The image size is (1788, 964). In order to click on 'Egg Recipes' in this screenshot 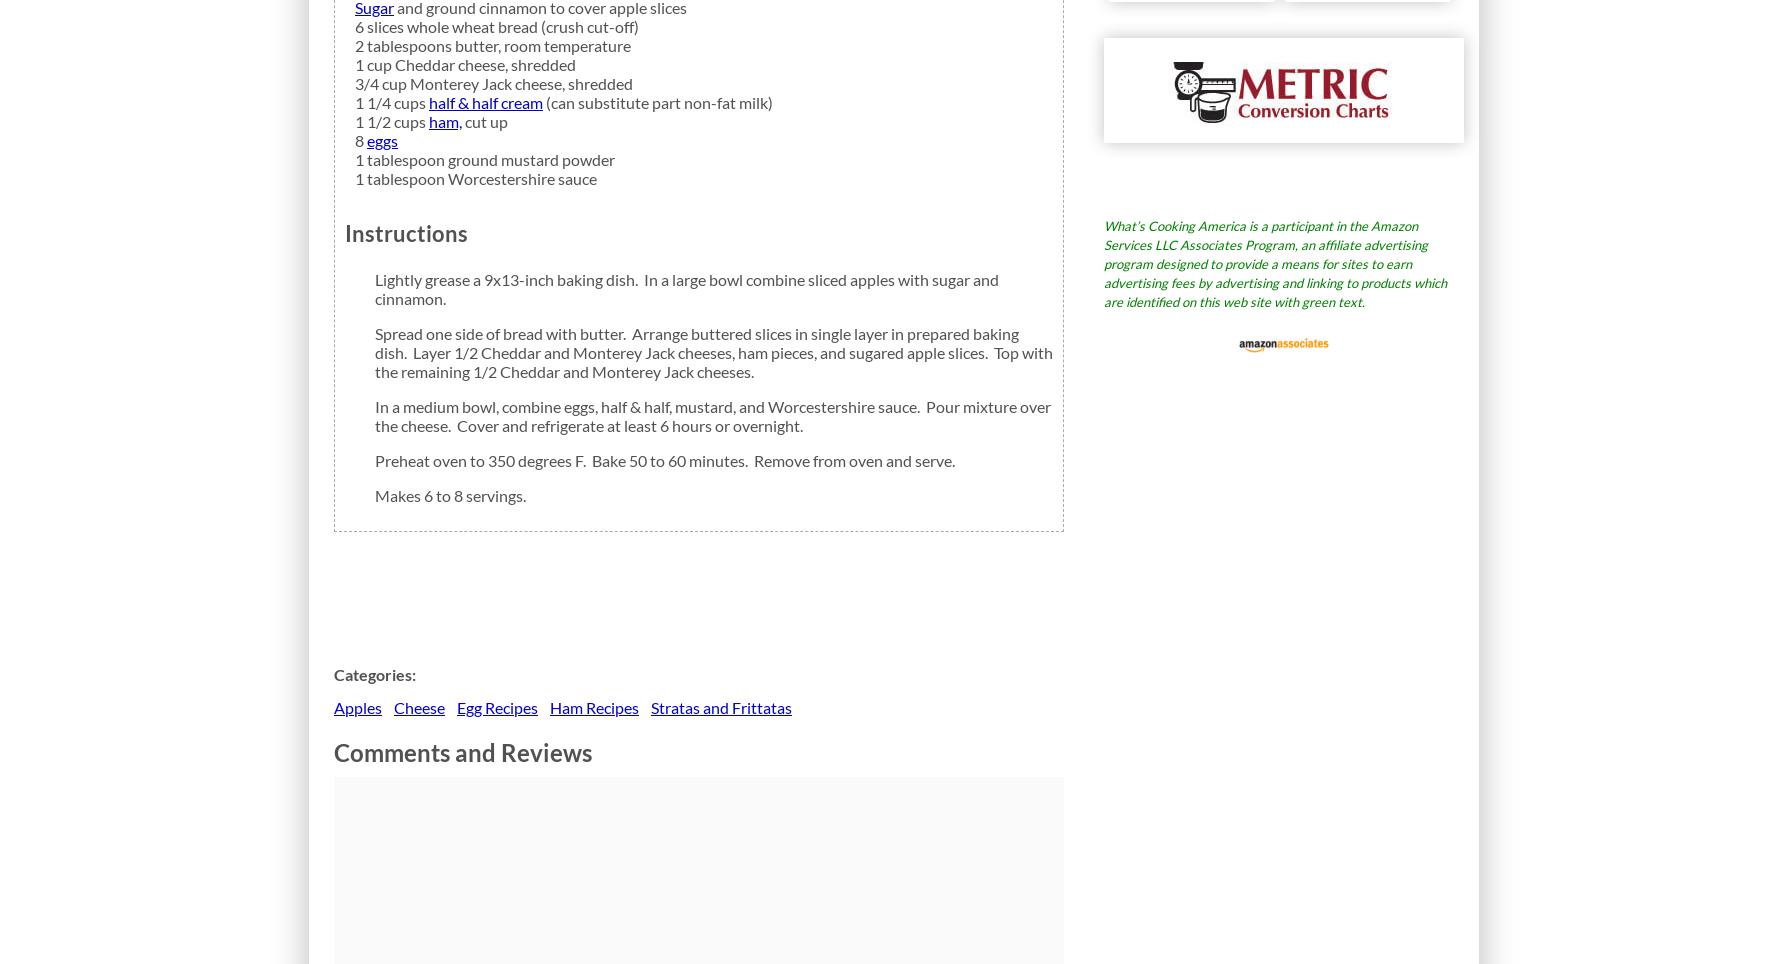, I will do `click(497, 707)`.